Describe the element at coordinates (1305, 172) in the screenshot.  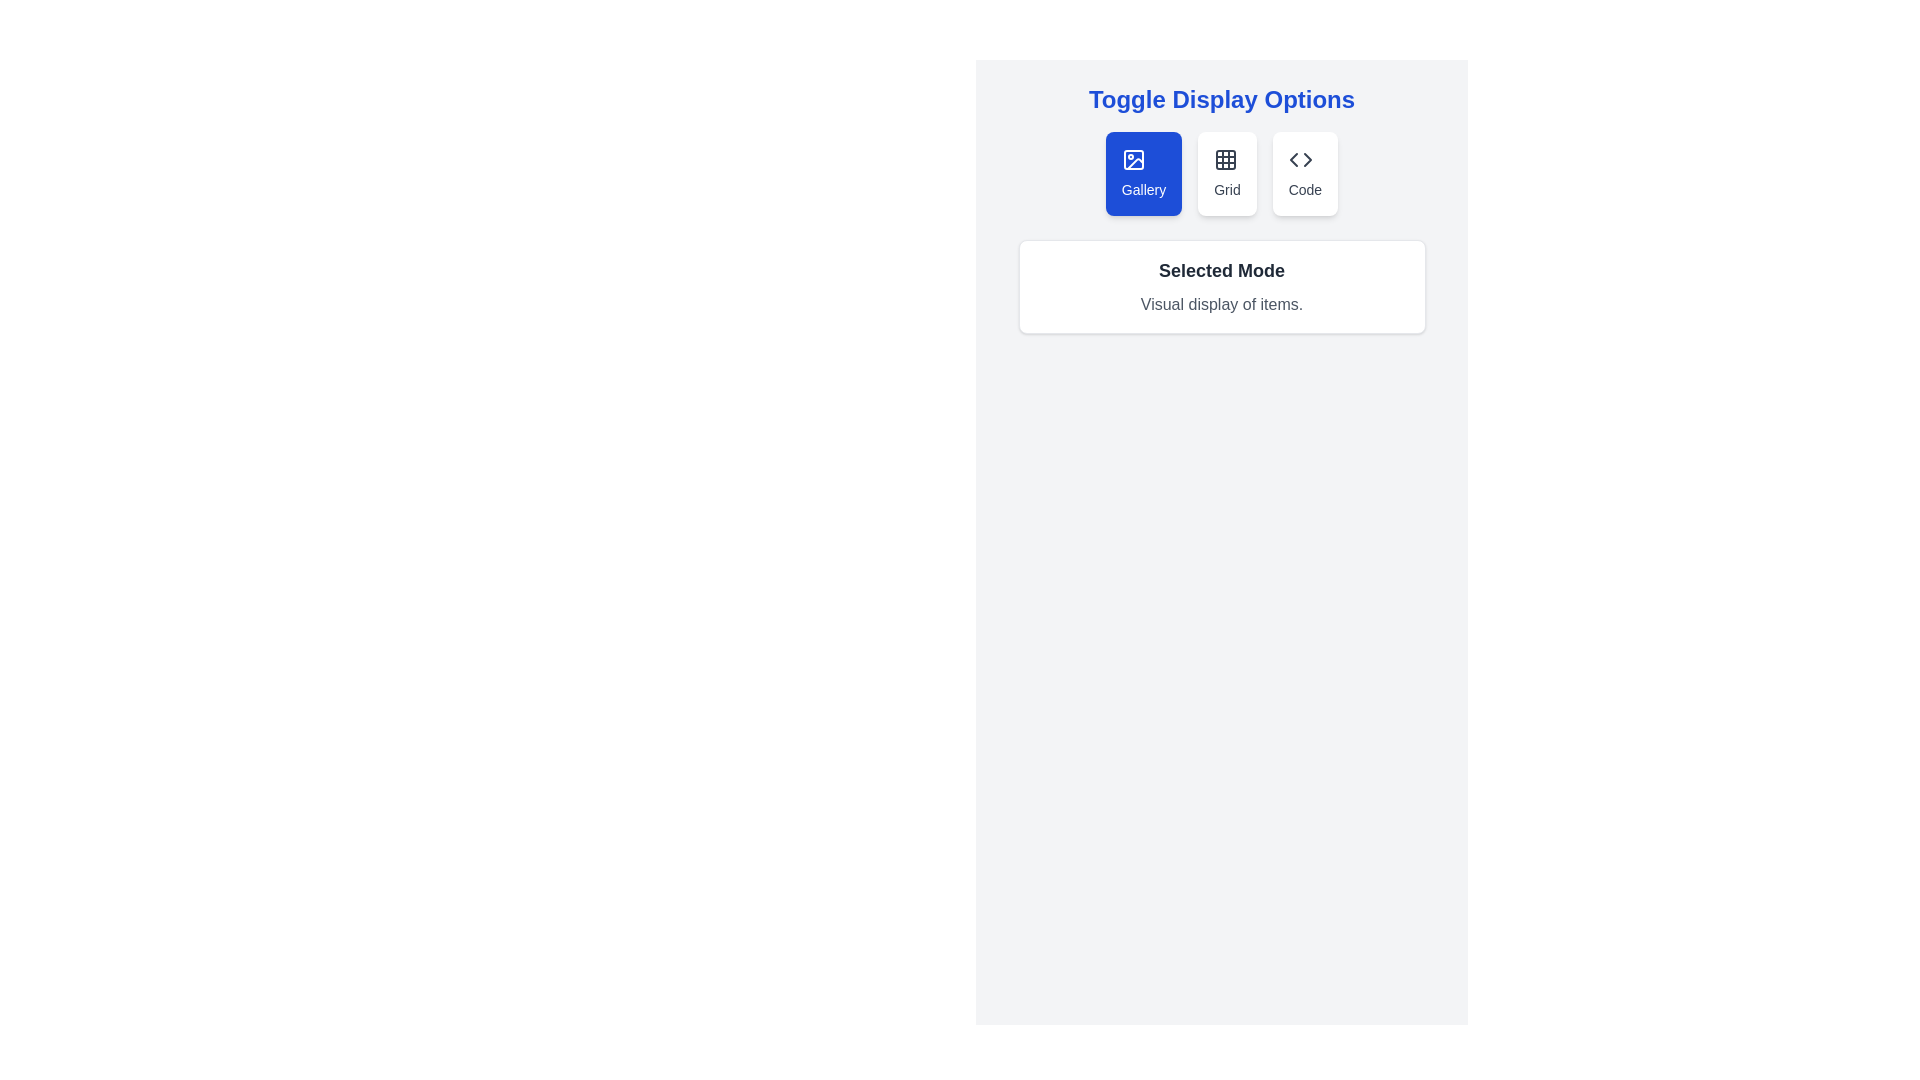
I see `the display mode Code by clicking the corresponding button` at that location.